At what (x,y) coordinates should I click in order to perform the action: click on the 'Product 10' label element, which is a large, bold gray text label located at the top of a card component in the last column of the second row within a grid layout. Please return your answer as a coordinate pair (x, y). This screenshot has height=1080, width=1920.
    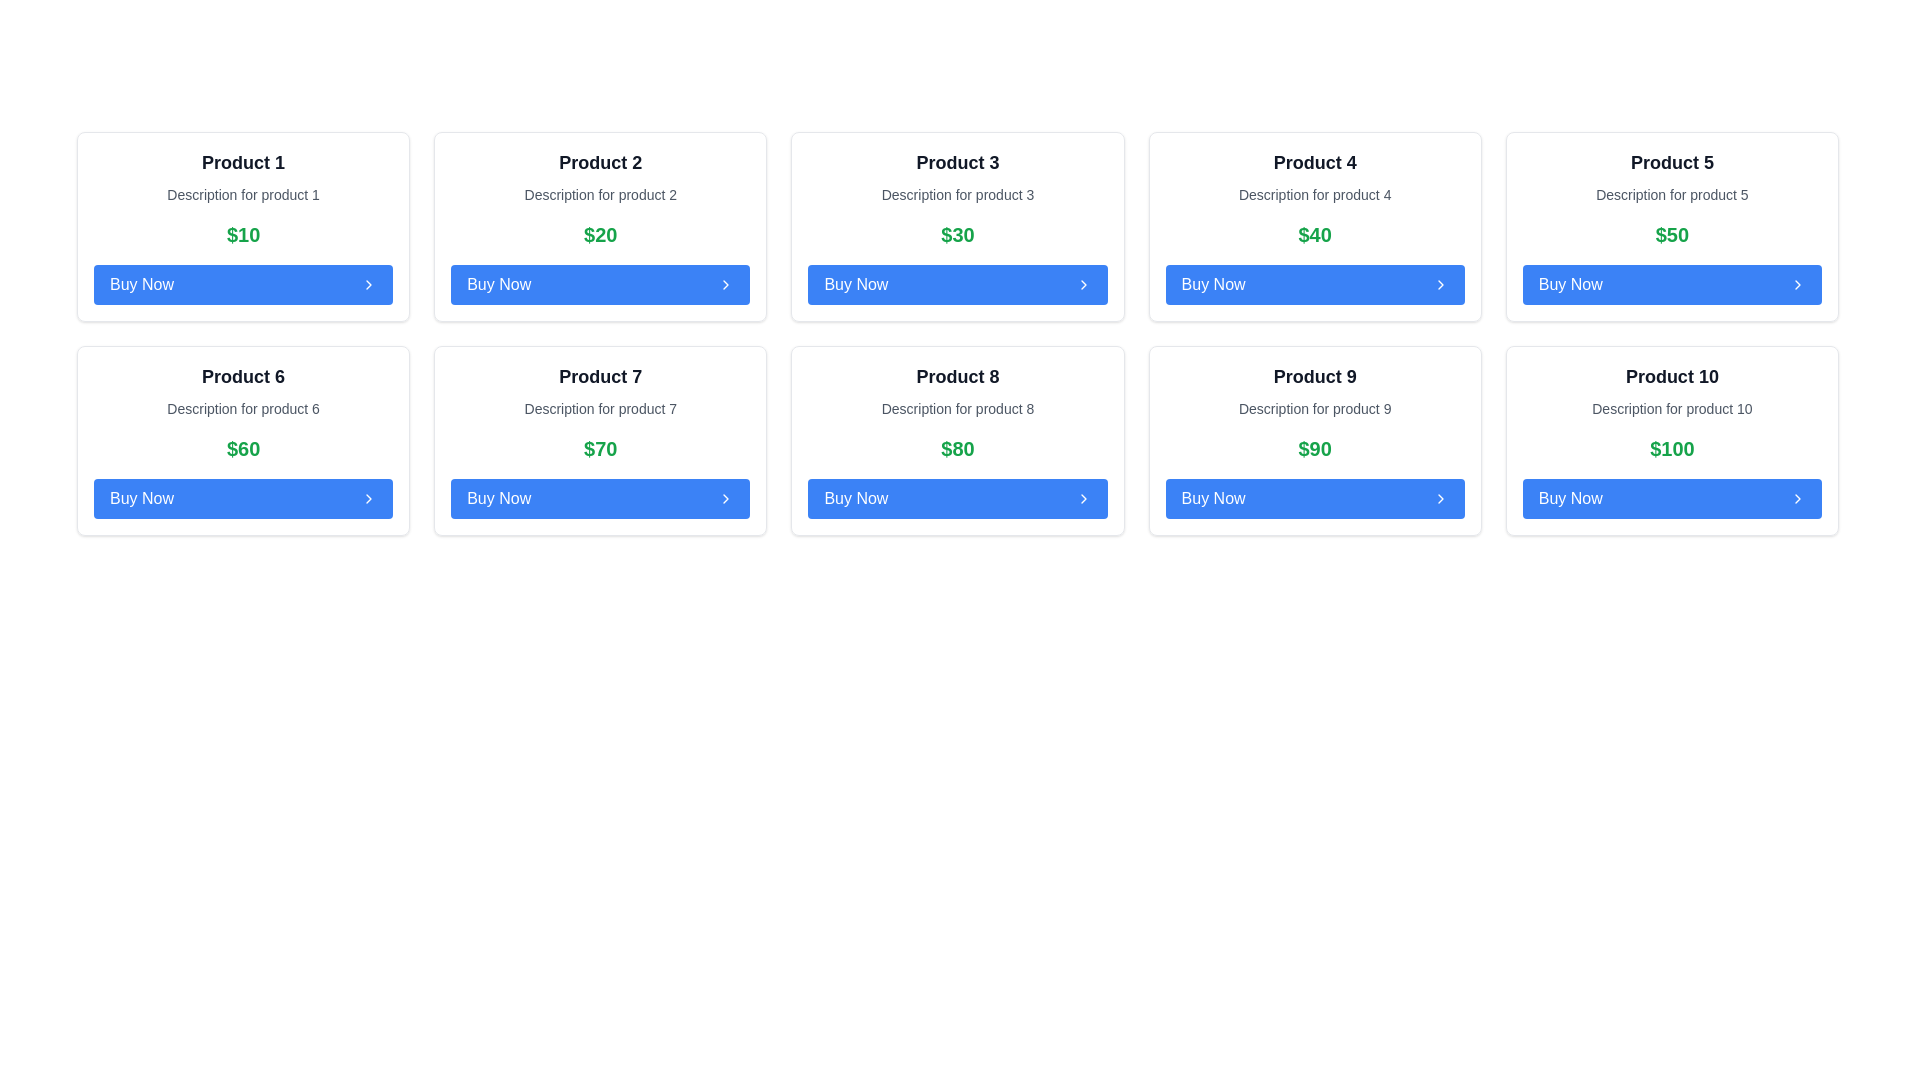
    Looking at the image, I should click on (1672, 377).